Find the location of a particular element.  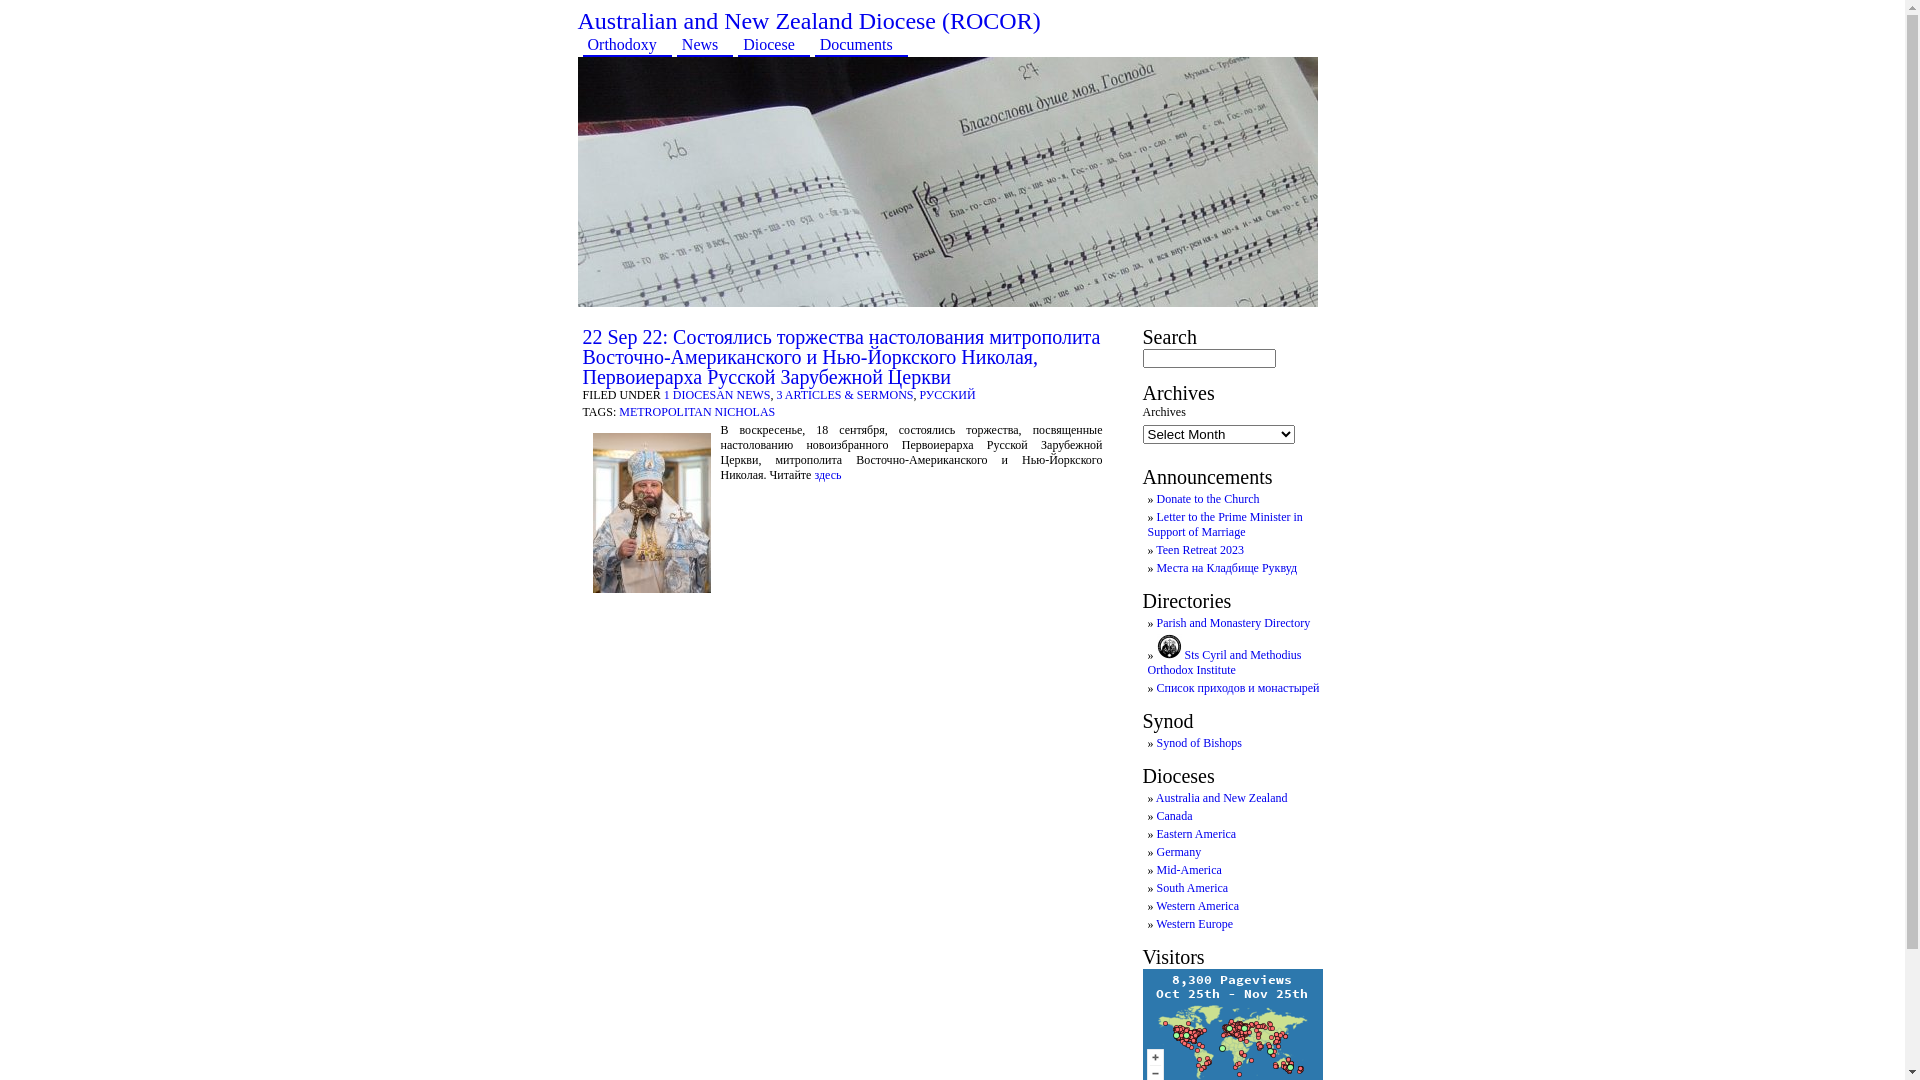

'Canada' is located at coordinates (1156, 816).